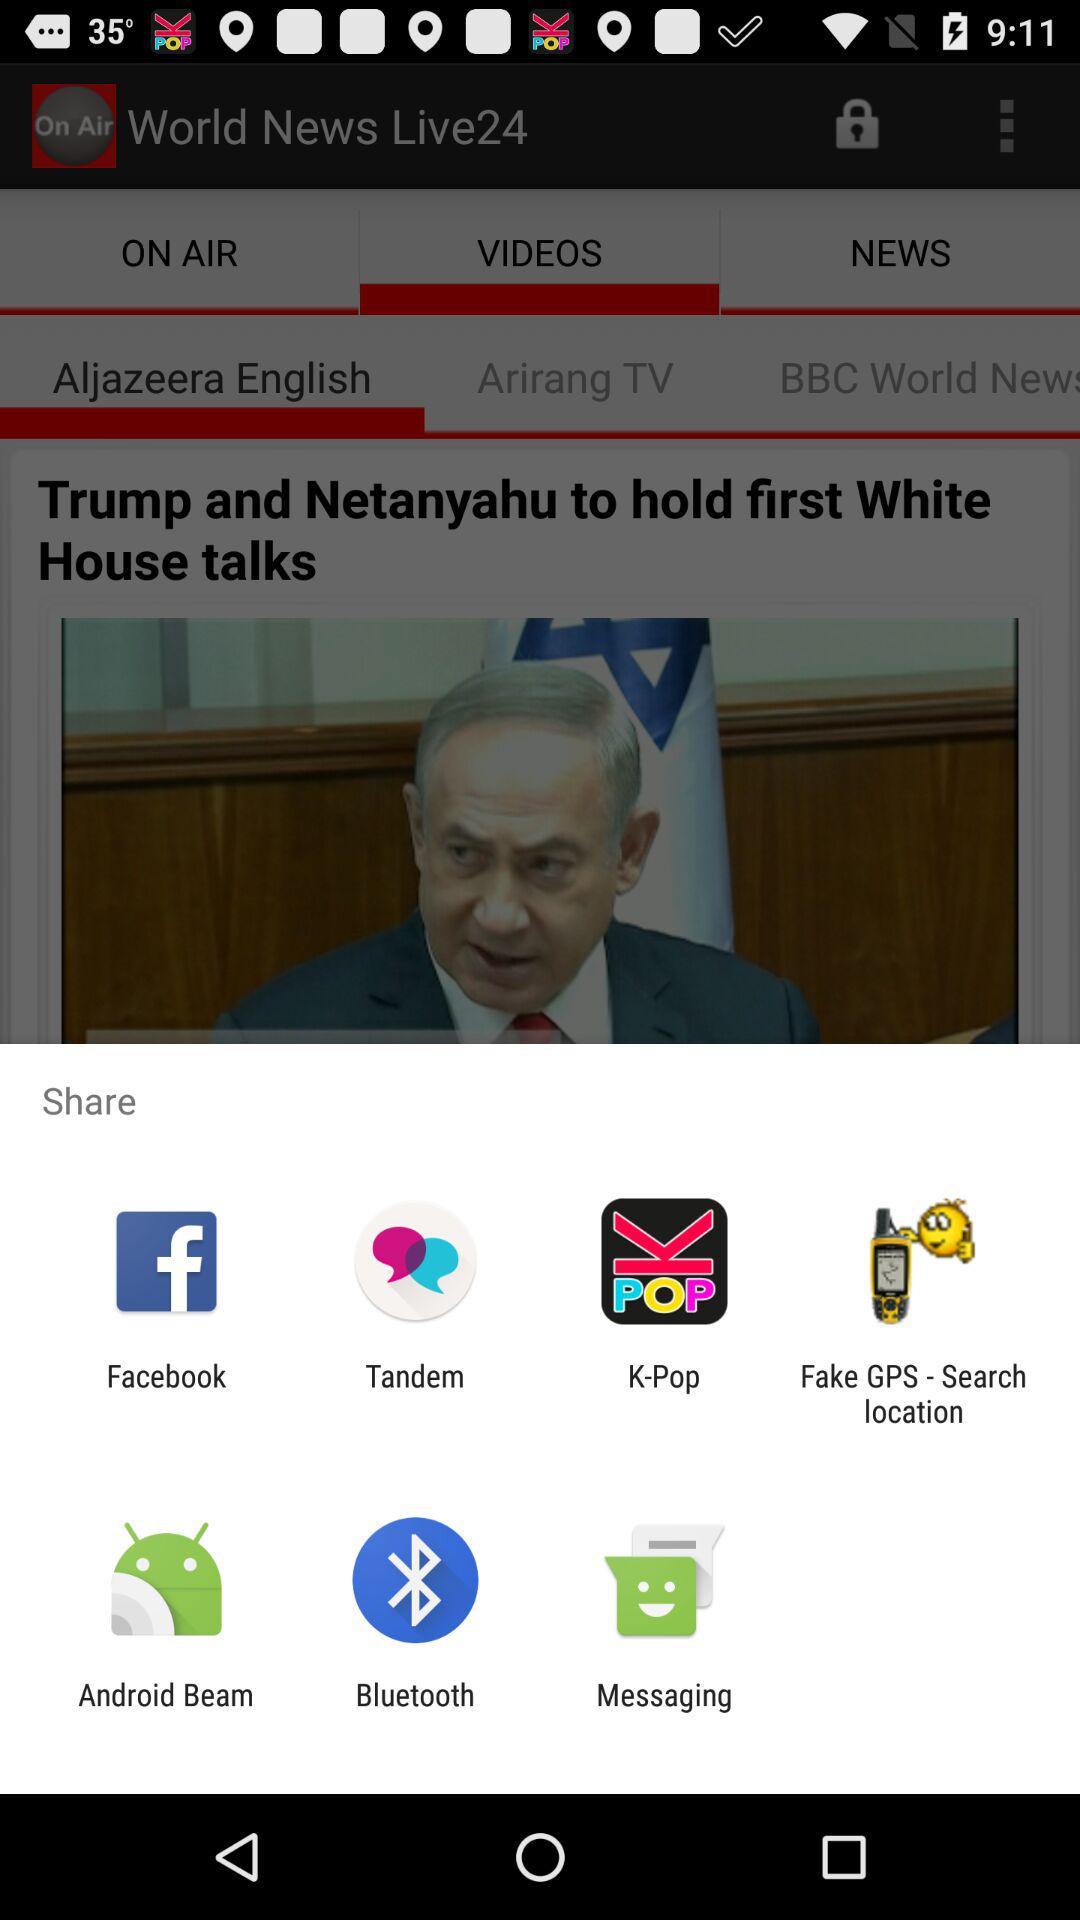  Describe the element at coordinates (414, 1392) in the screenshot. I see `the tandem item` at that location.